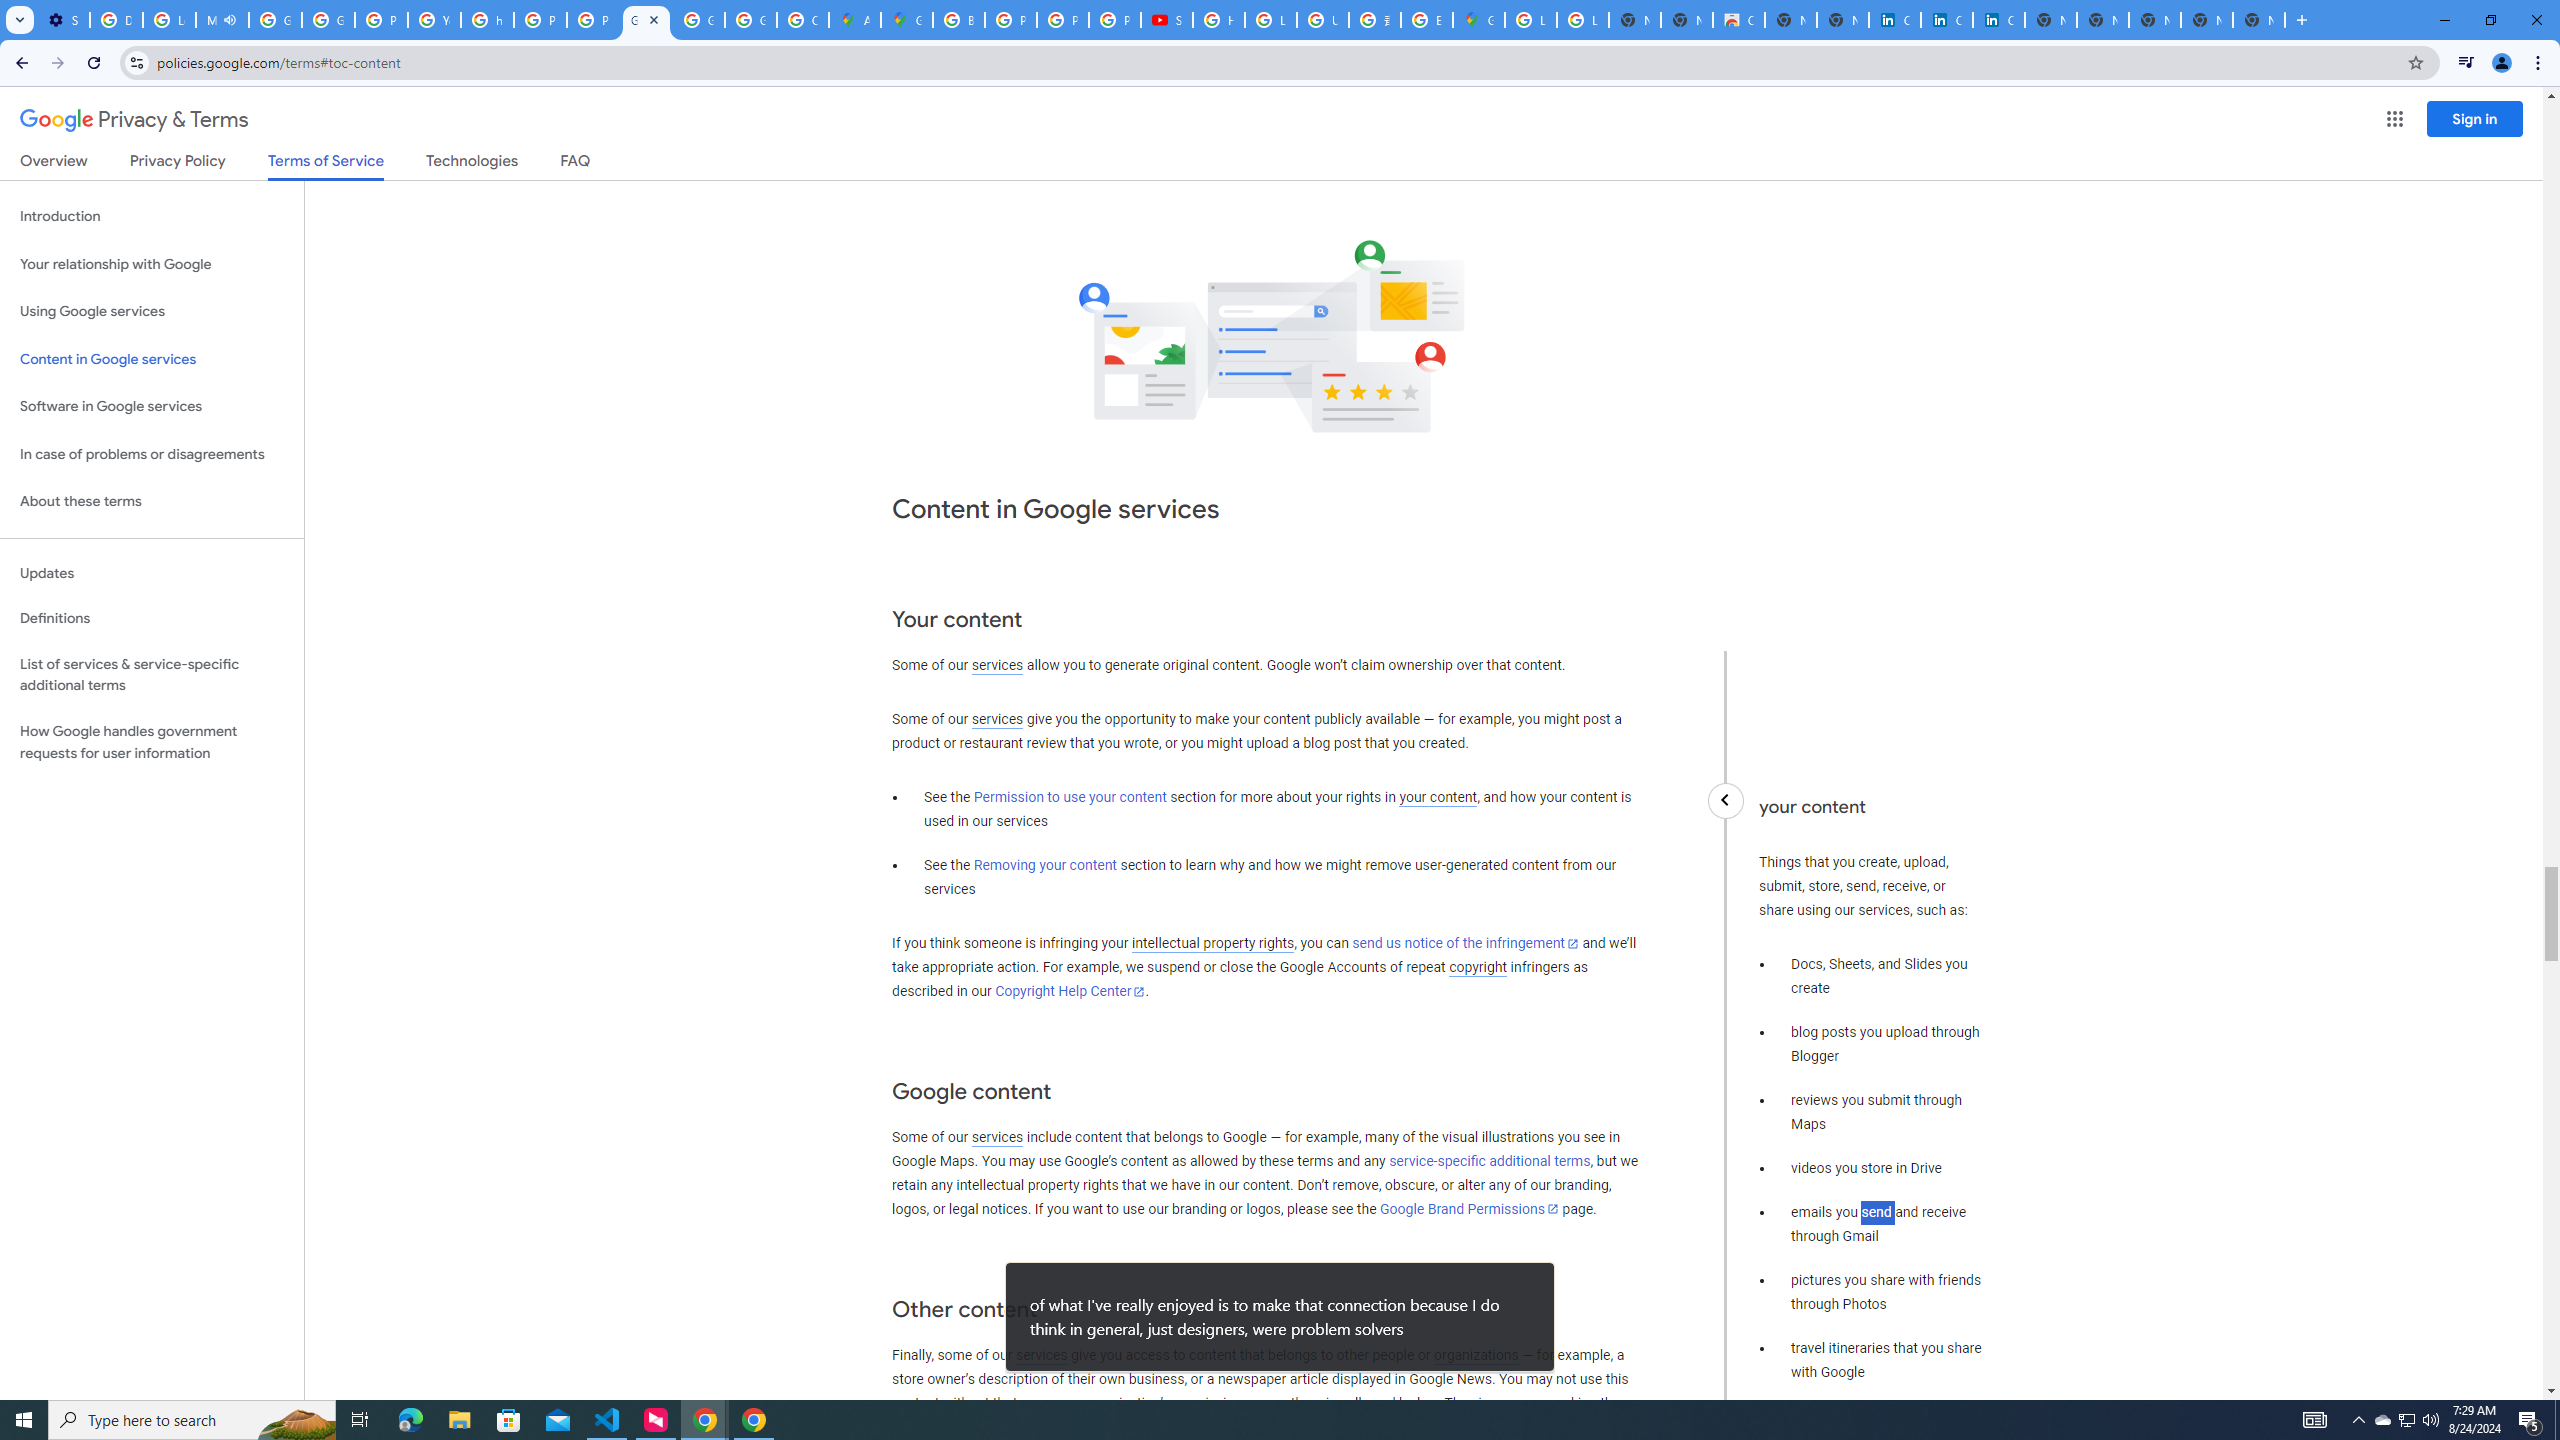  What do you see at coordinates (1468, 1207) in the screenshot?
I see `'Google Brand Permissions'` at bounding box center [1468, 1207].